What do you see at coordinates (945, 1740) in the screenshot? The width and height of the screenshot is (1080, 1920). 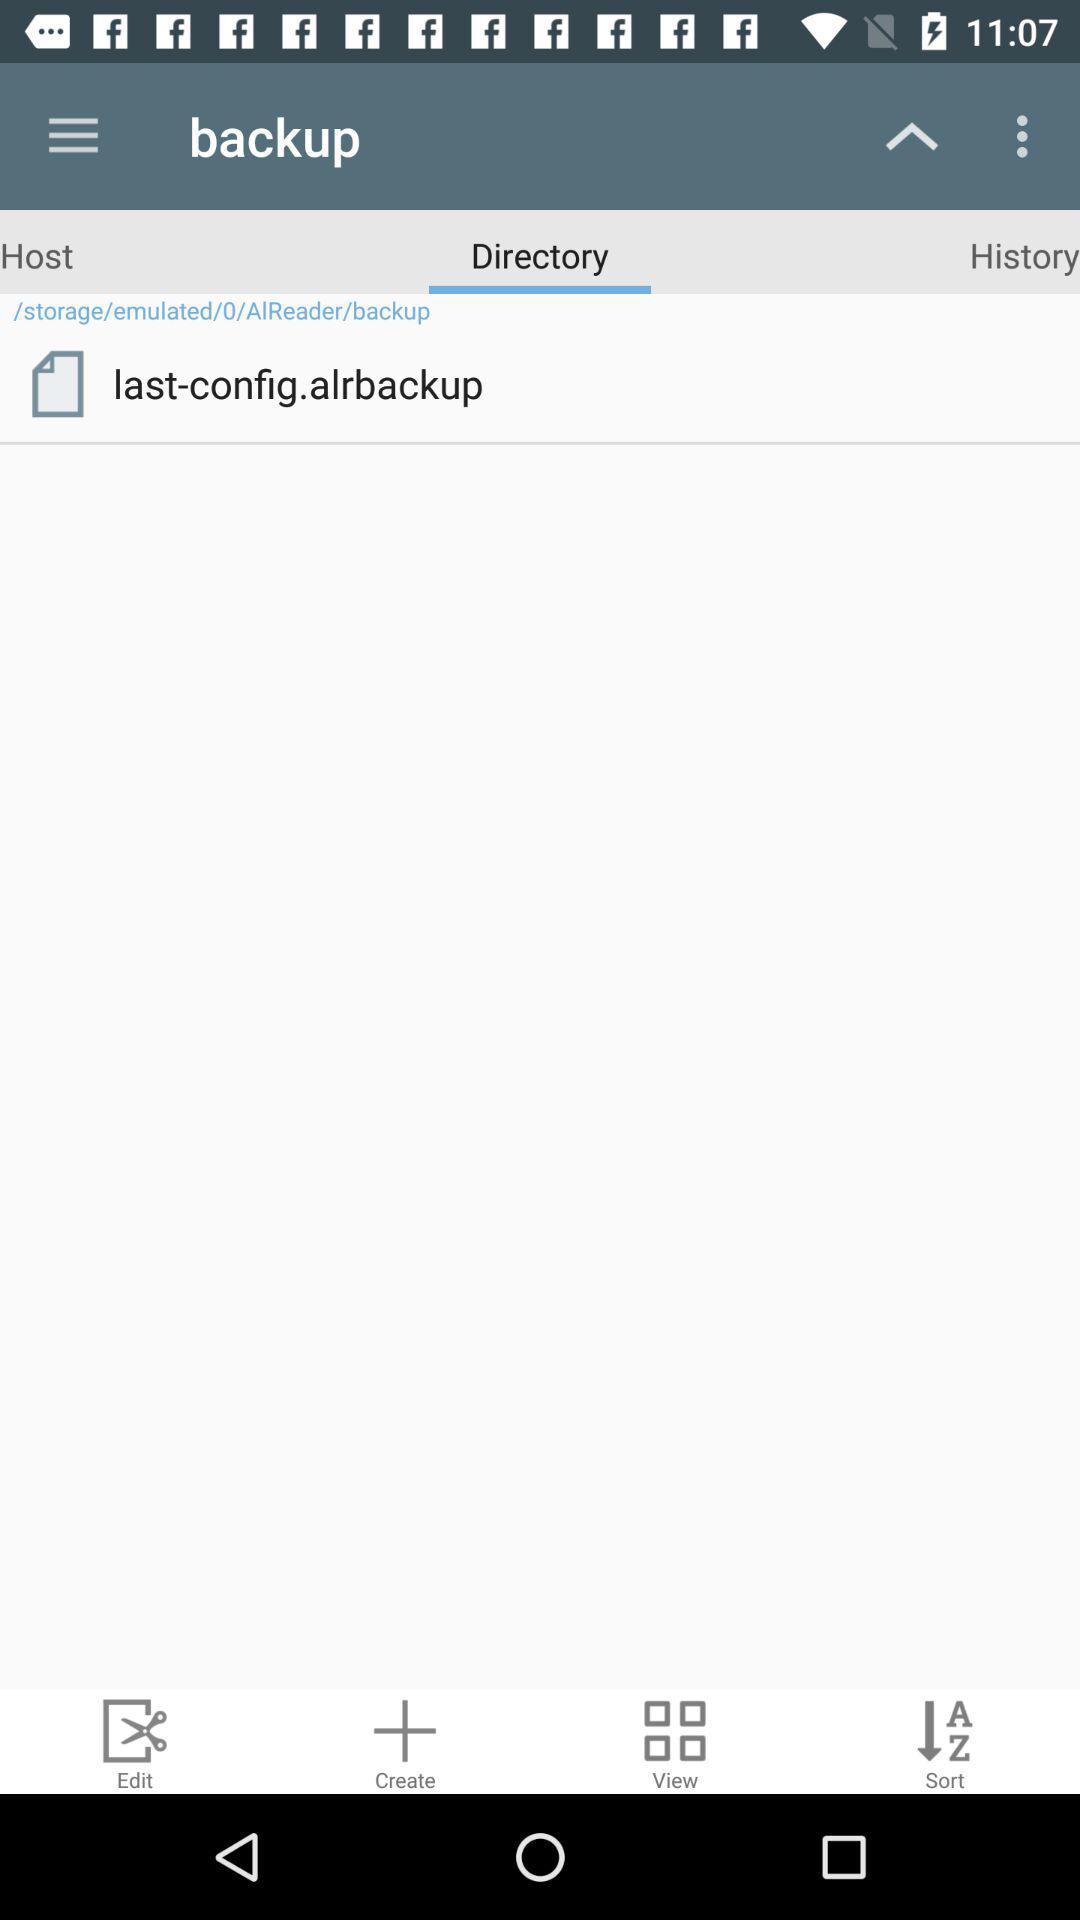 I see `text` at bounding box center [945, 1740].